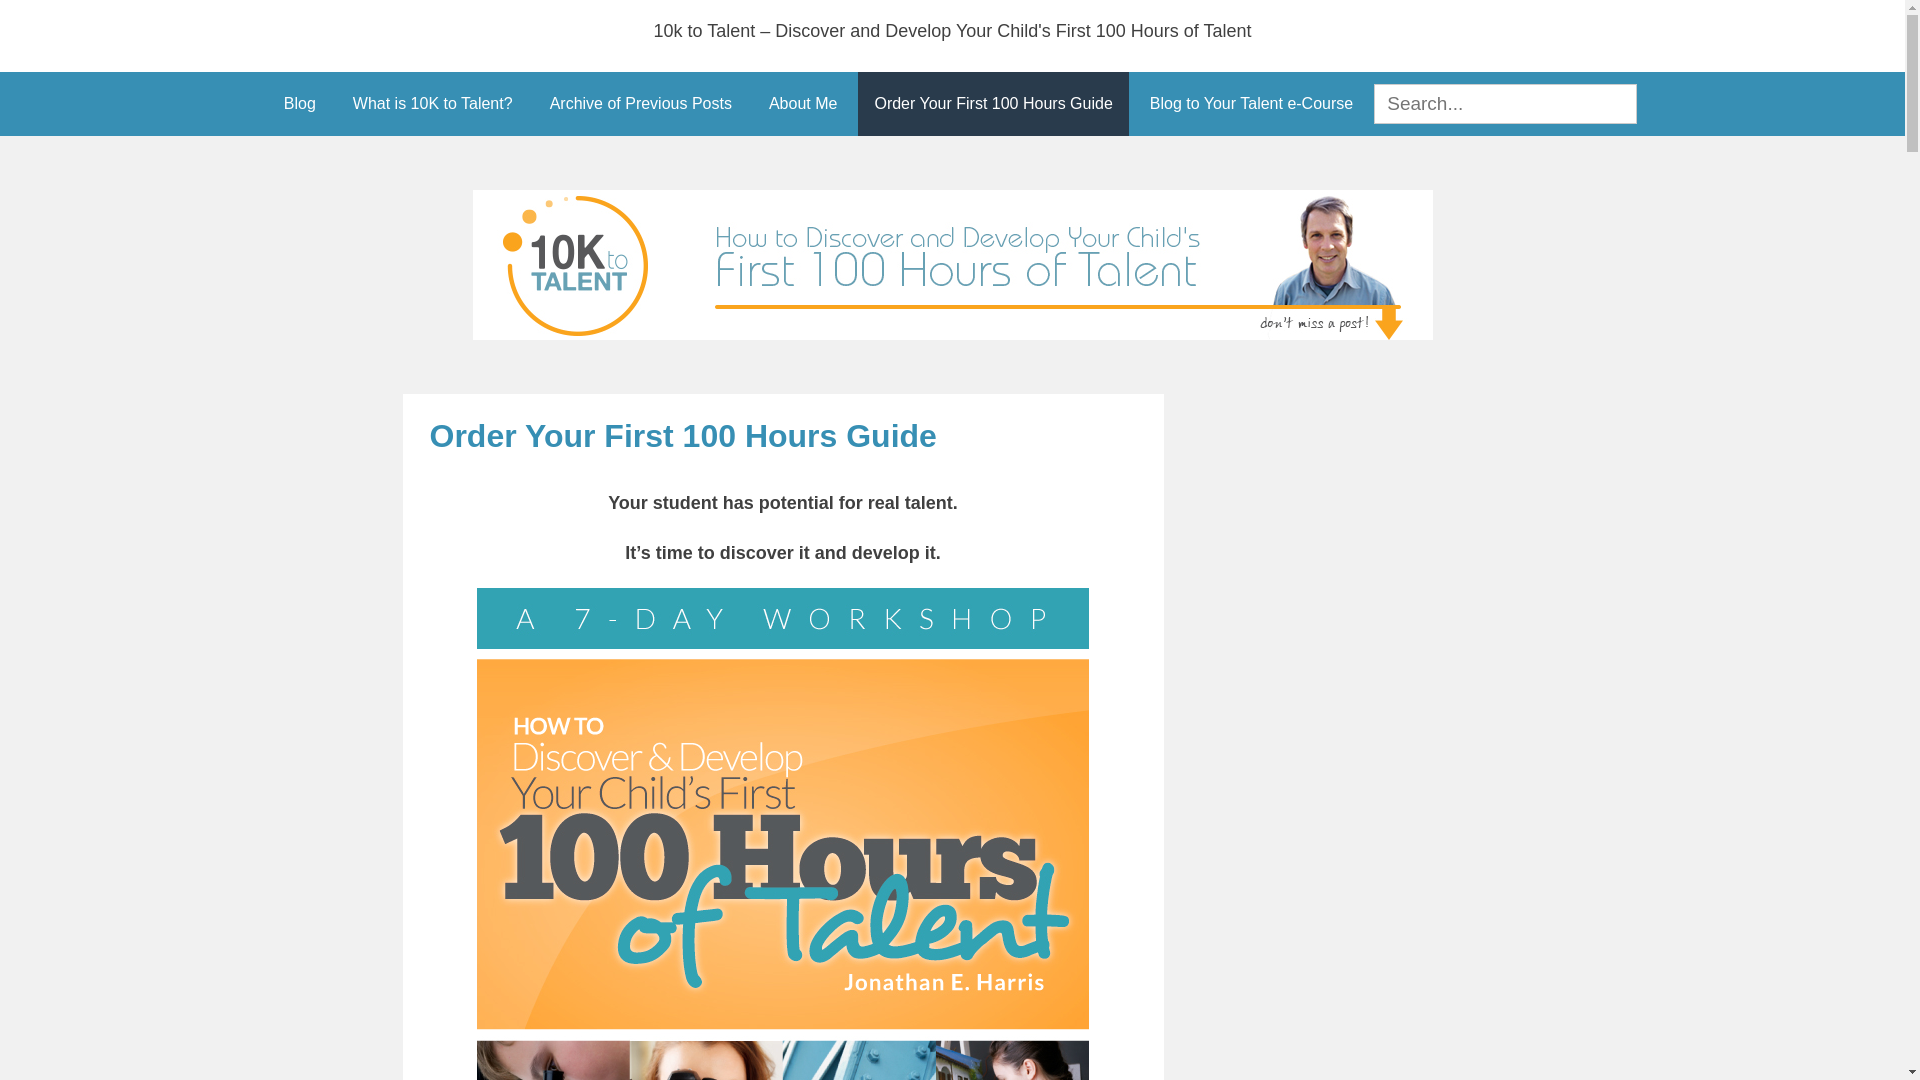 The width and height of the screenshot is (1920, 1080). I want to click on 'Blog', so click(267, 104).